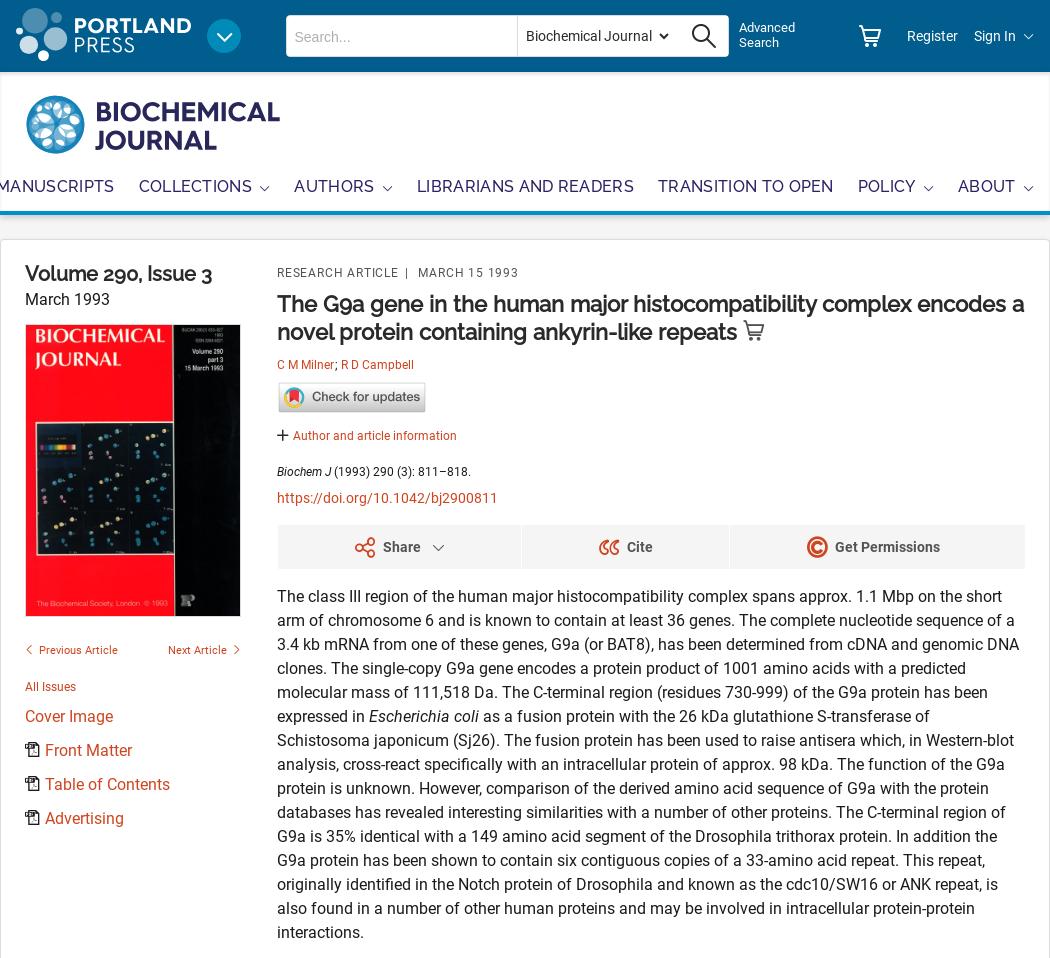 The image size is (1050, 958). Describe the element at coordinates (417, 273) in the screenshot. I see `'March 15 1993'` at that location.